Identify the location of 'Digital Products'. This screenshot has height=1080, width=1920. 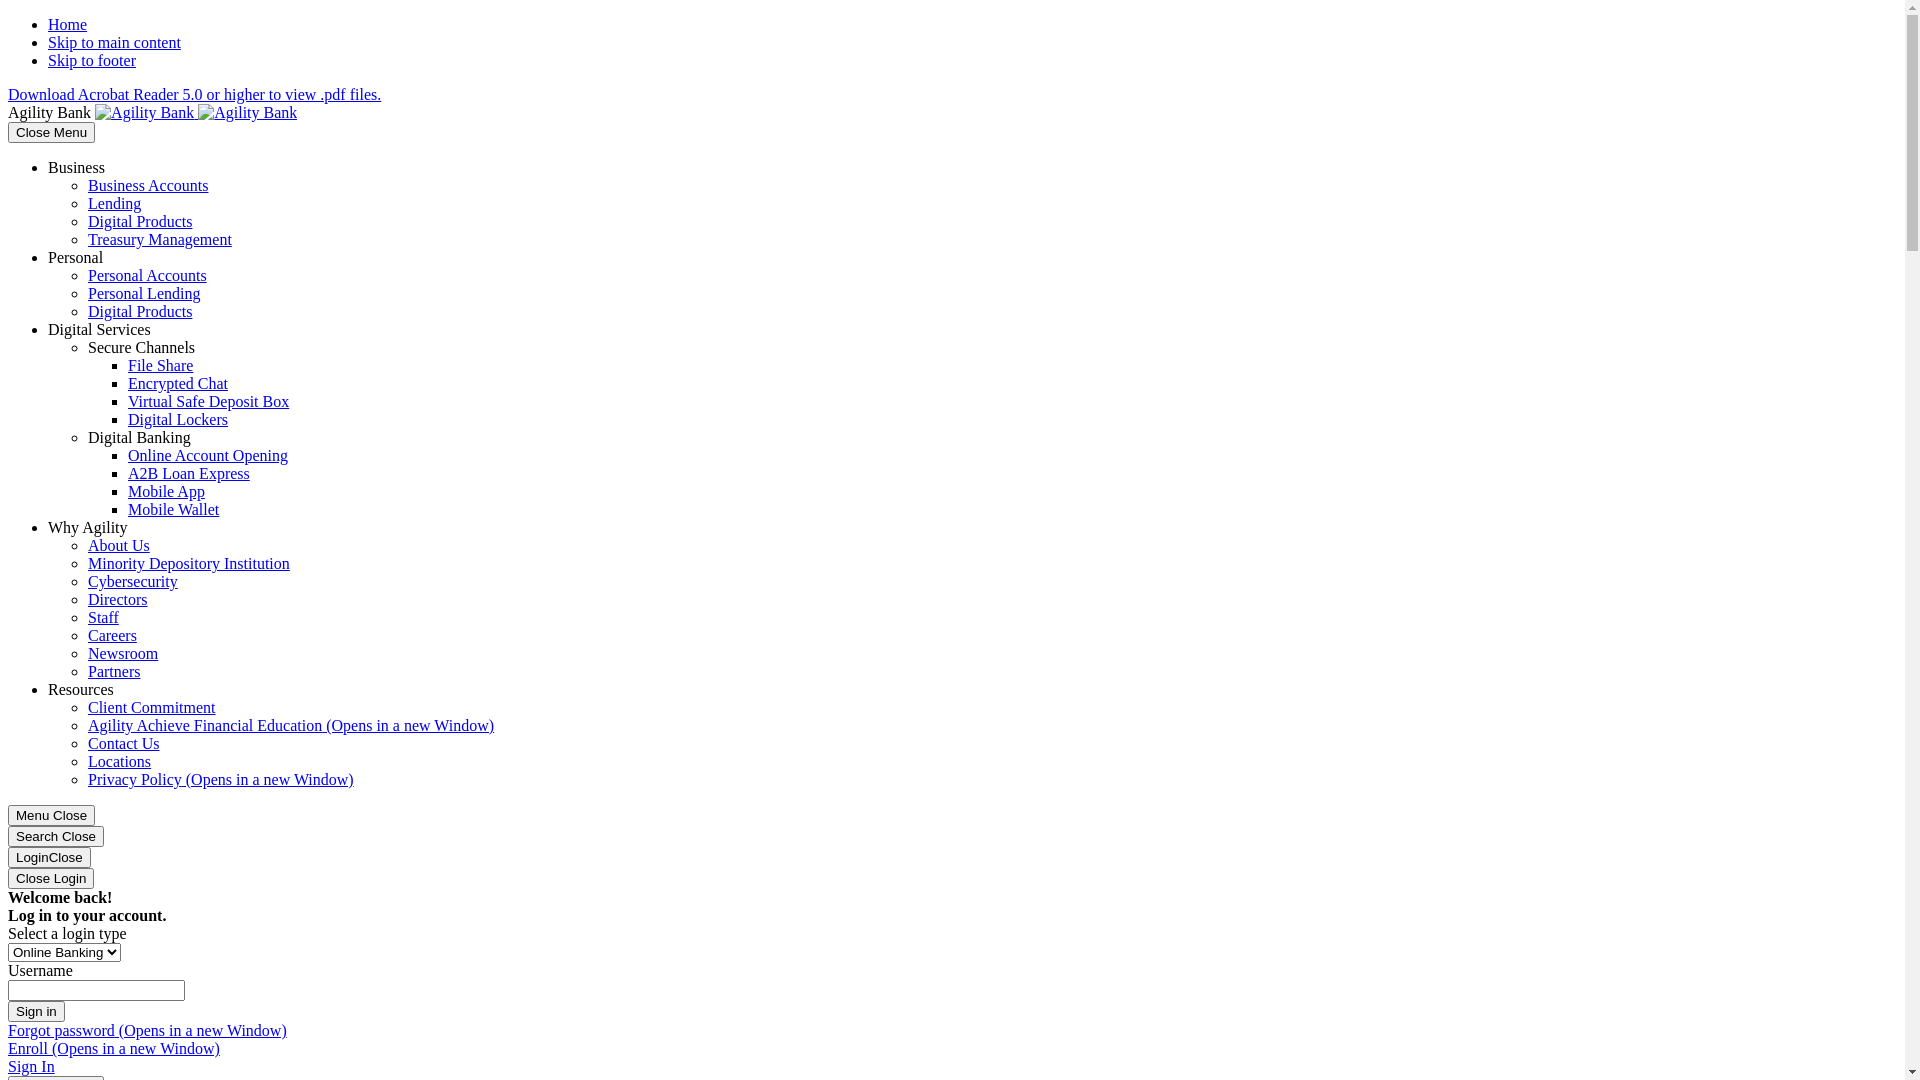
(86, 311).